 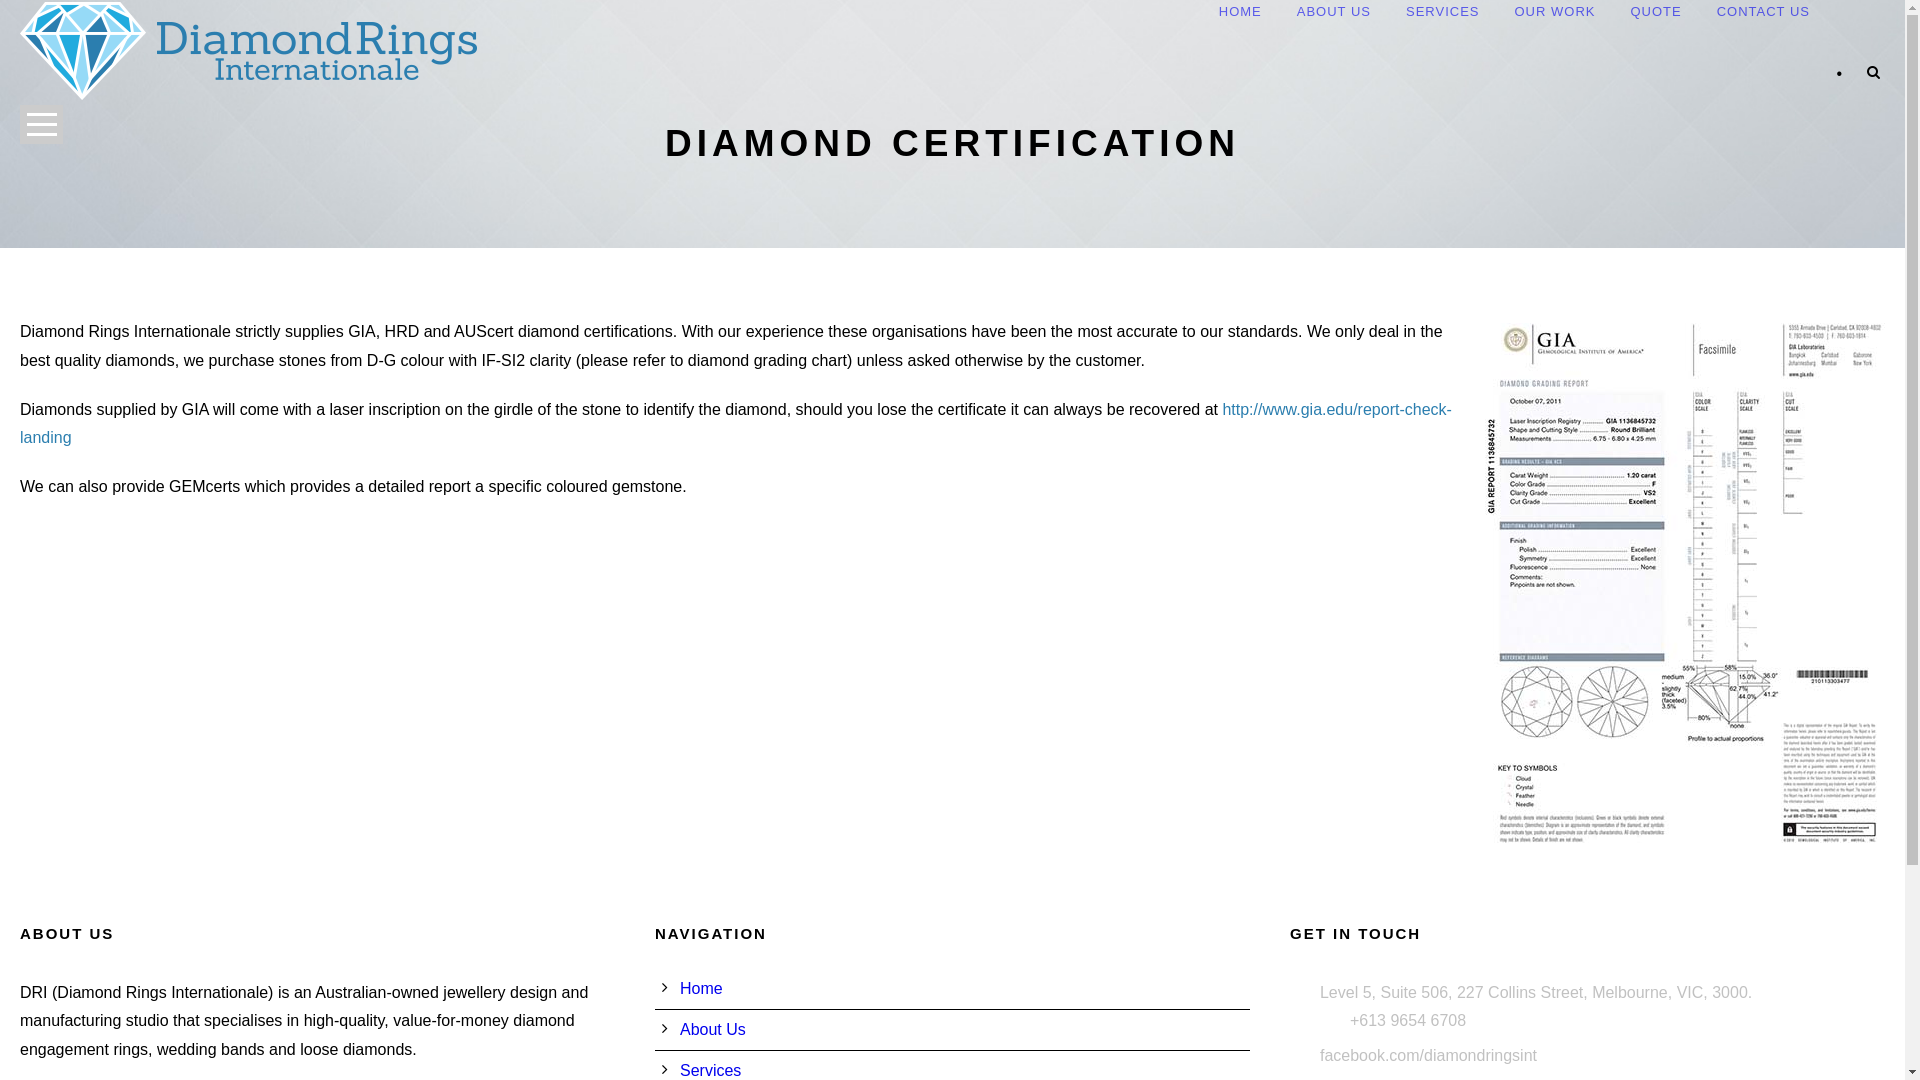 I want to click on 'CONTACT US', so click(x=1763, y=13).